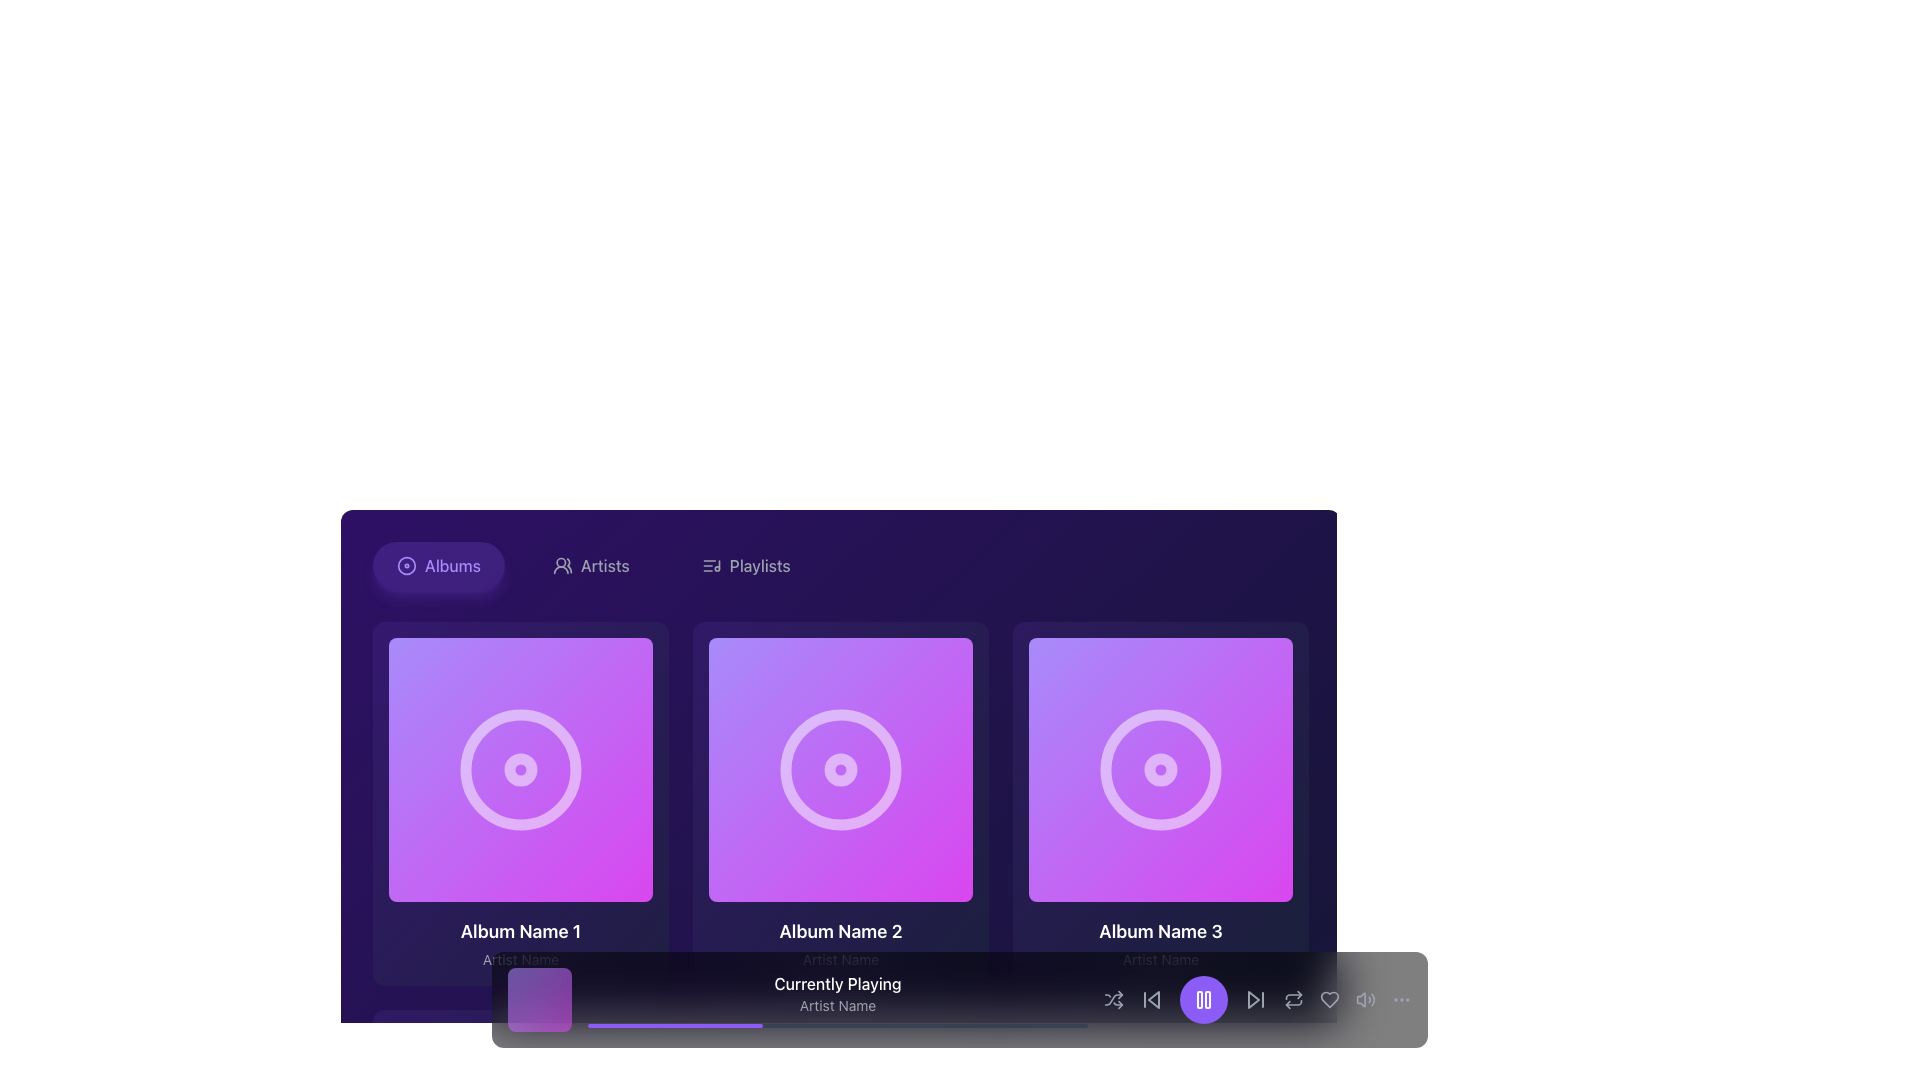  I want to click on the slider, so click(957, 1026).